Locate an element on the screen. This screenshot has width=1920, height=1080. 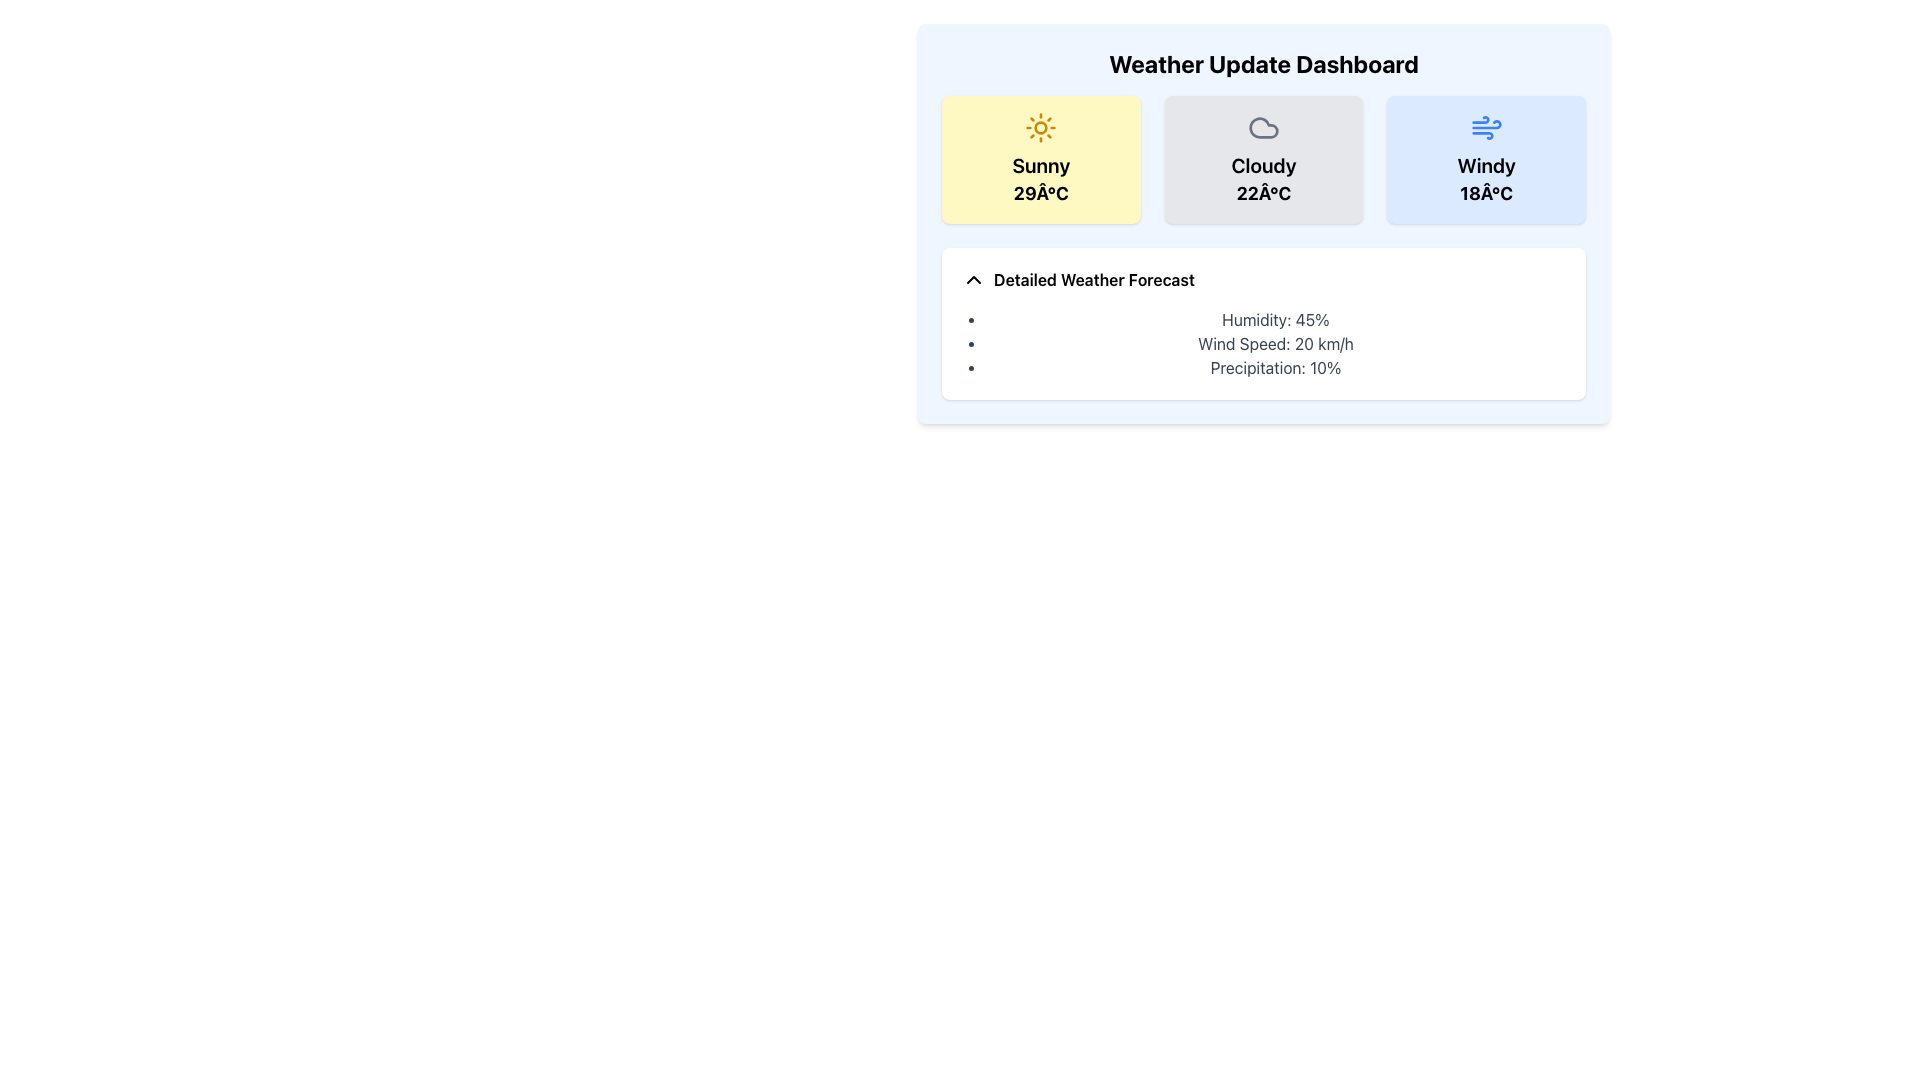
text label displaying 'Windy', which is bold and positioned below the weather icon in the weather card is located at coordinates (1486, 164).